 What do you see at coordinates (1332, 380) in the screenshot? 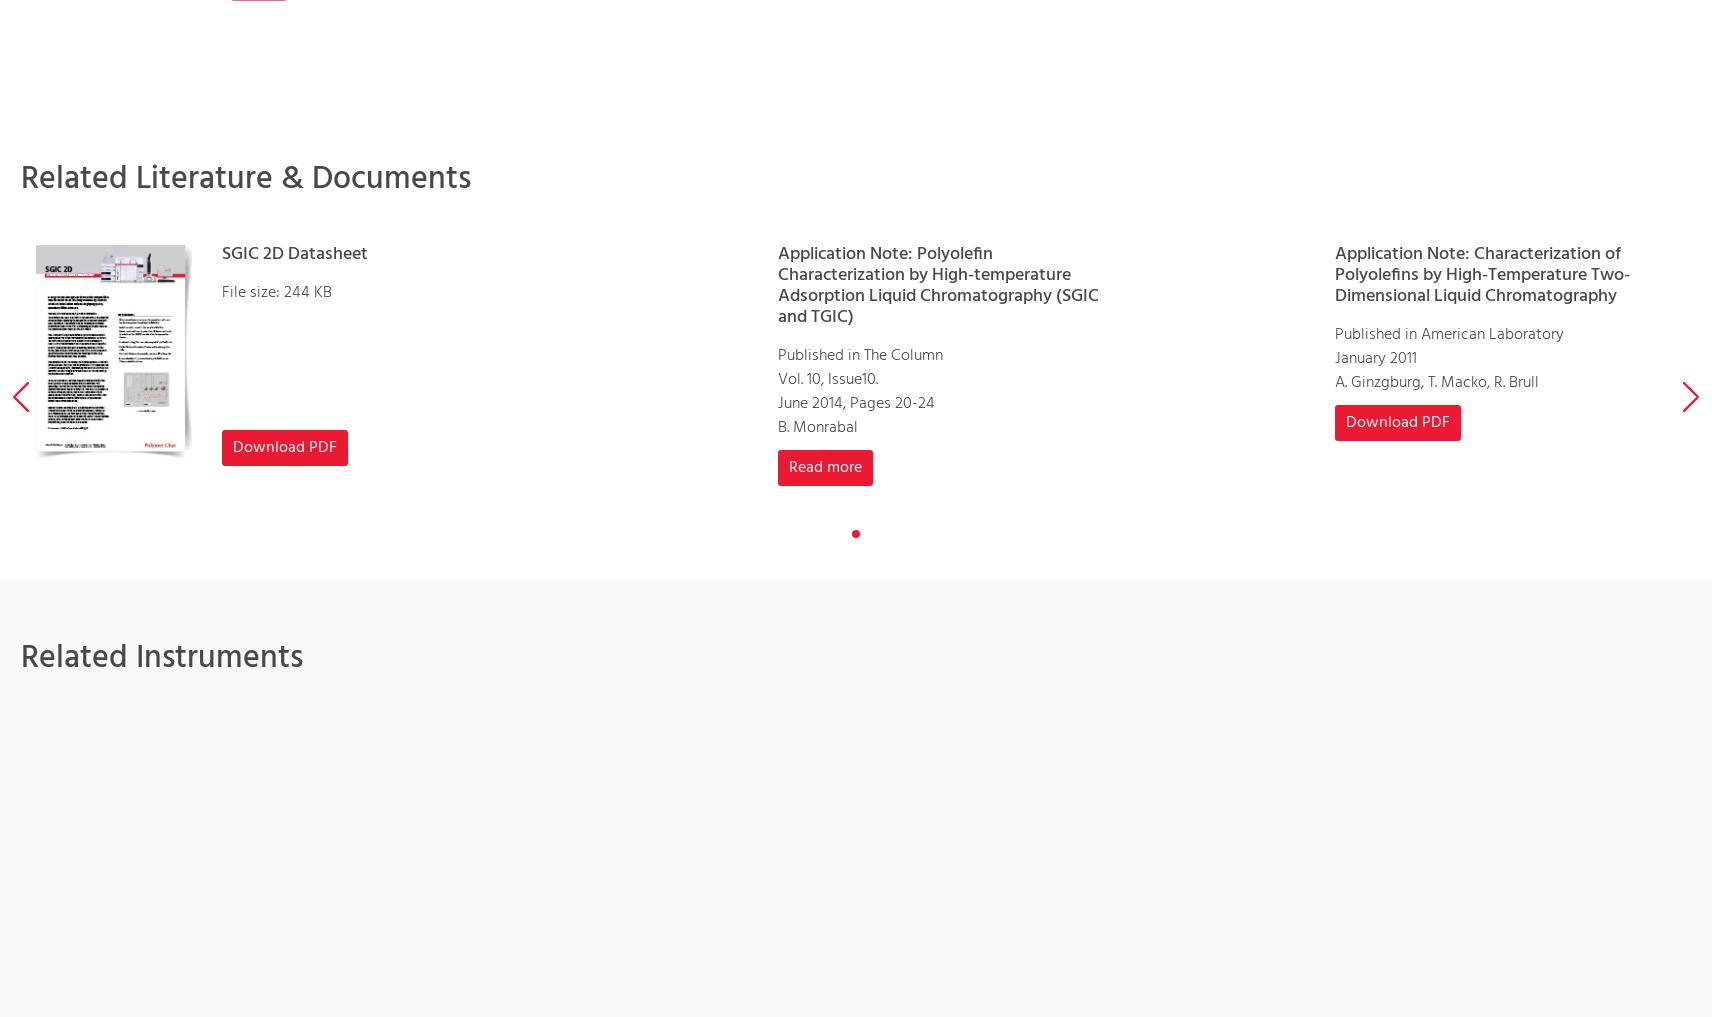
I see `'A. Ginzgburg, T. Macko, R. Brull'` at bounding box center [1332, 380].